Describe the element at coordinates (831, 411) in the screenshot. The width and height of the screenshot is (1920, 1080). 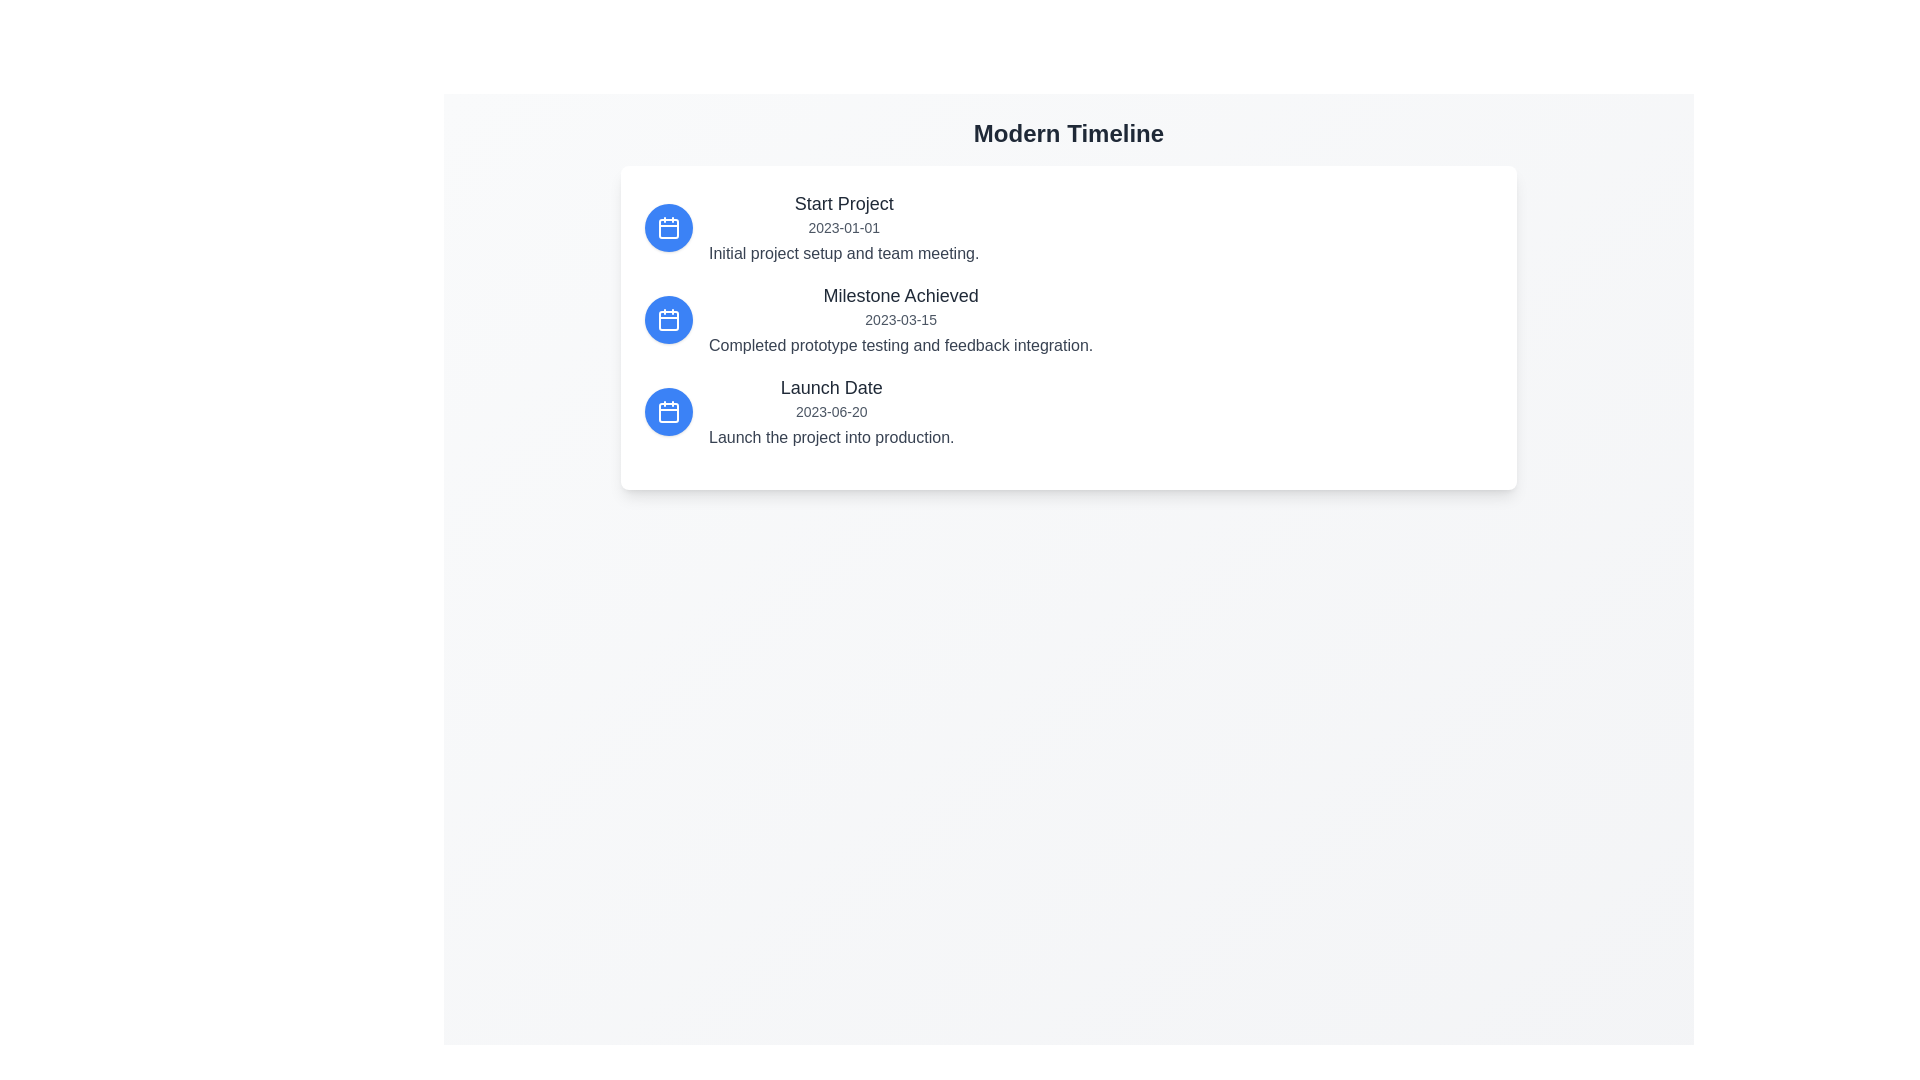
I see `the compact date string labeled '2023-06-20', which is styled in light gray and positioned below 'Launch Date'` at that location.